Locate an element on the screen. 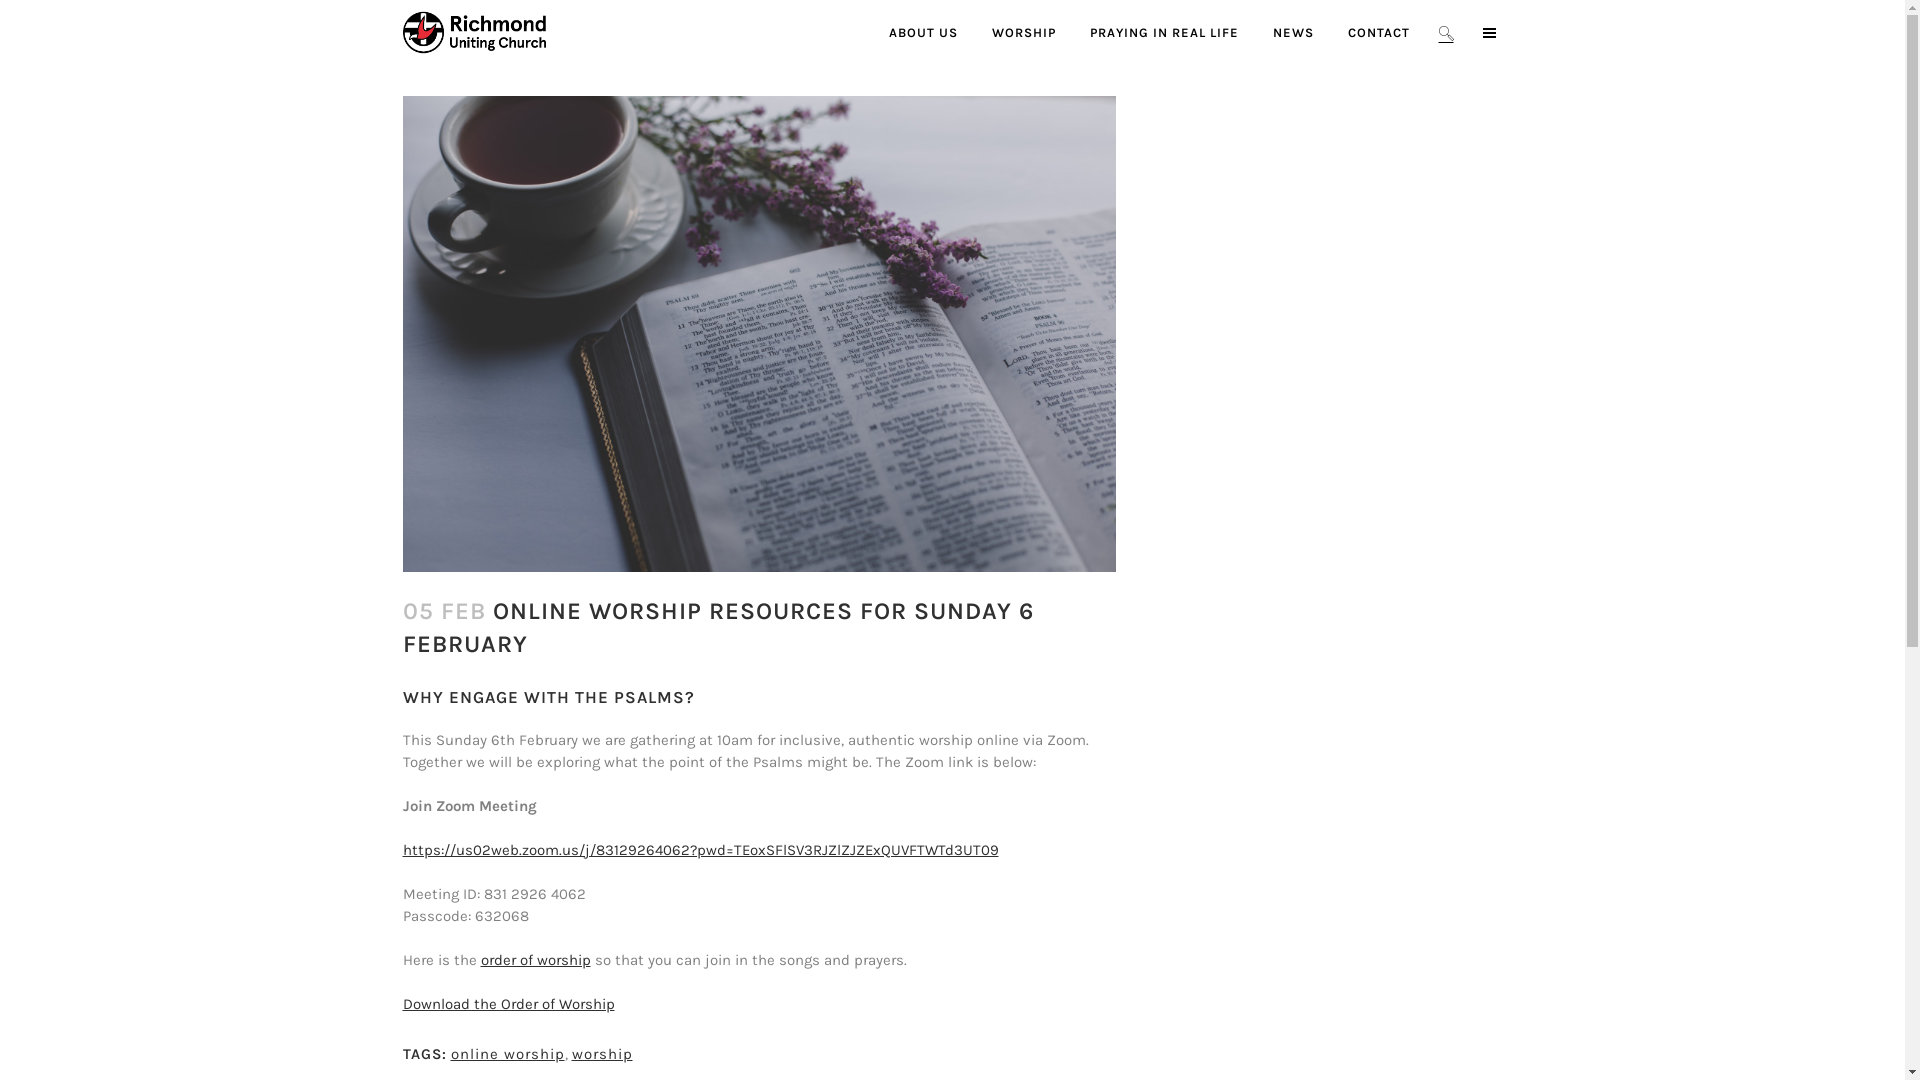 The image size is (1920, 1080). 'Download the Order of Worship' is located at coordinates (508, 1003).